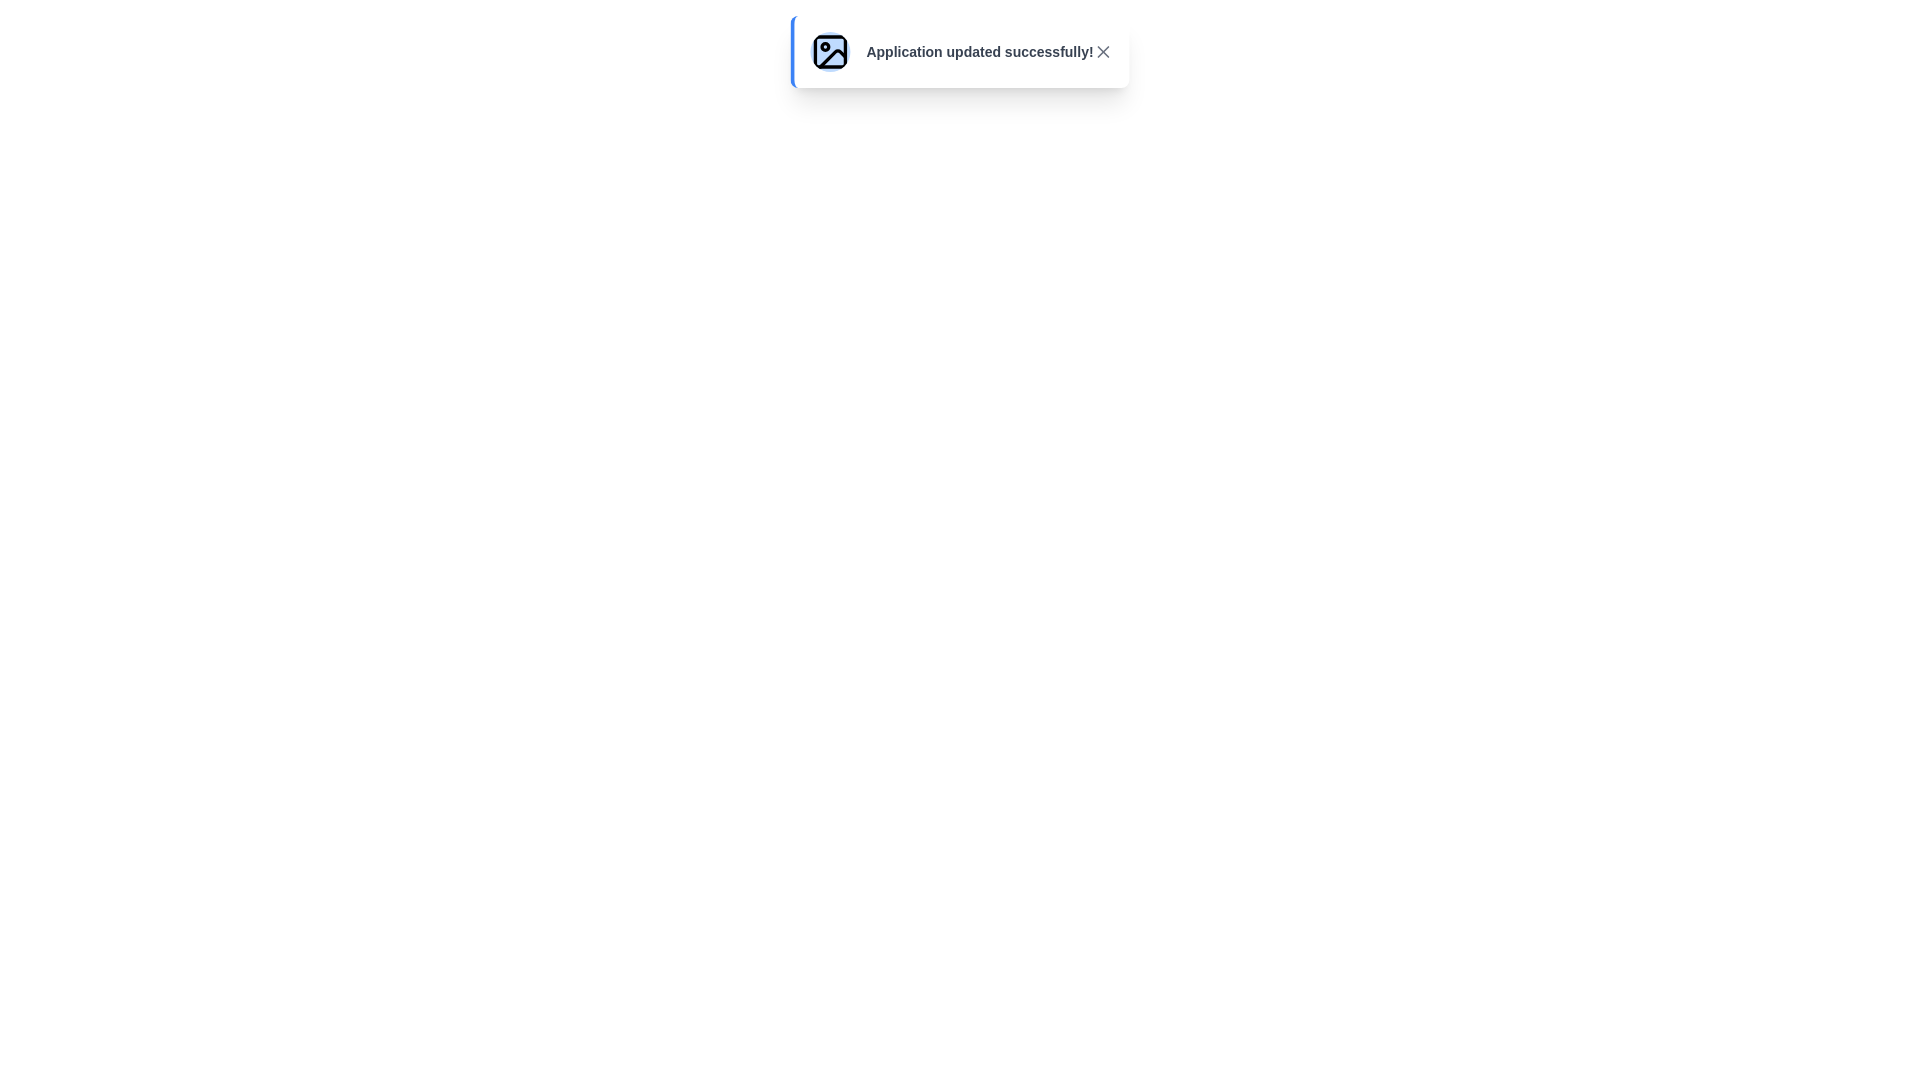 This screenshot has height=1080, width=1920. I want to click on the close button of the notification to dismiss it, so click(1102, 50).